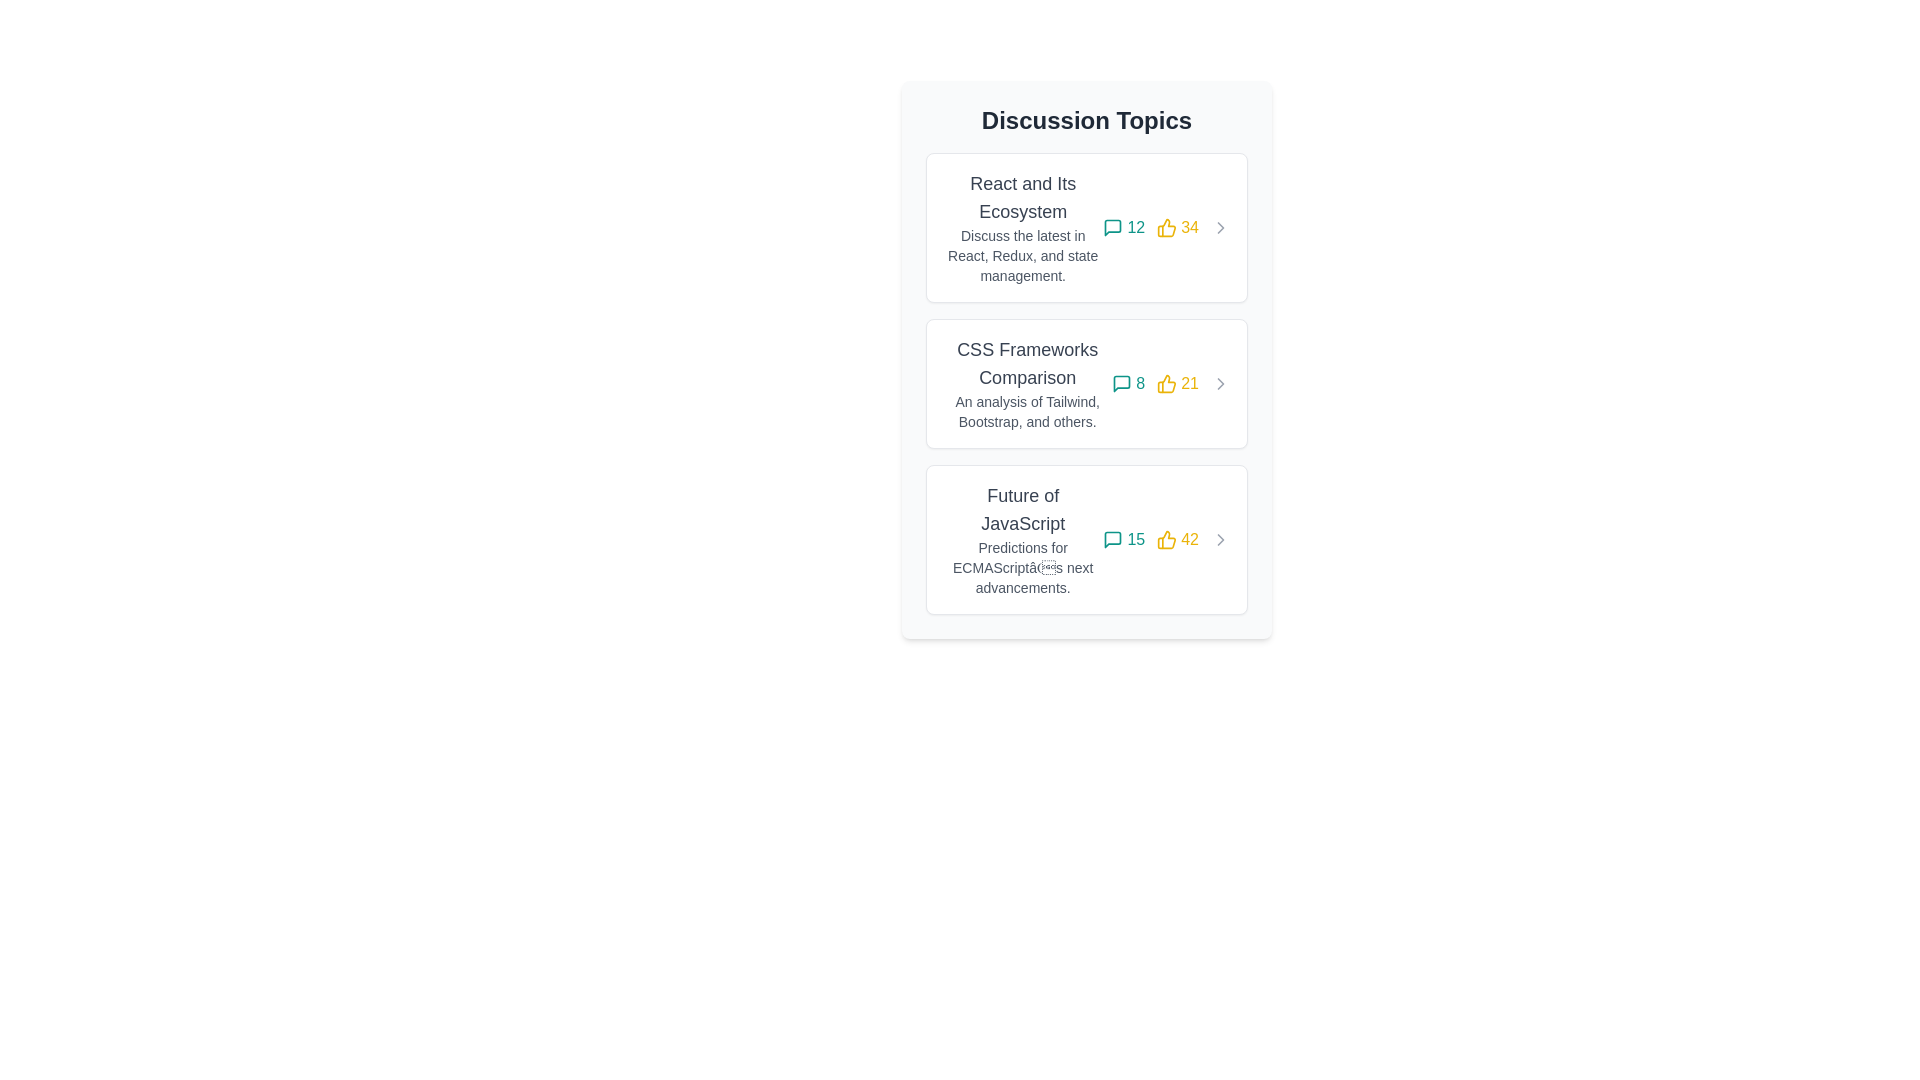  I want to click on the second card in the vertically stacked list of discussion topics, so click(1085, 384).